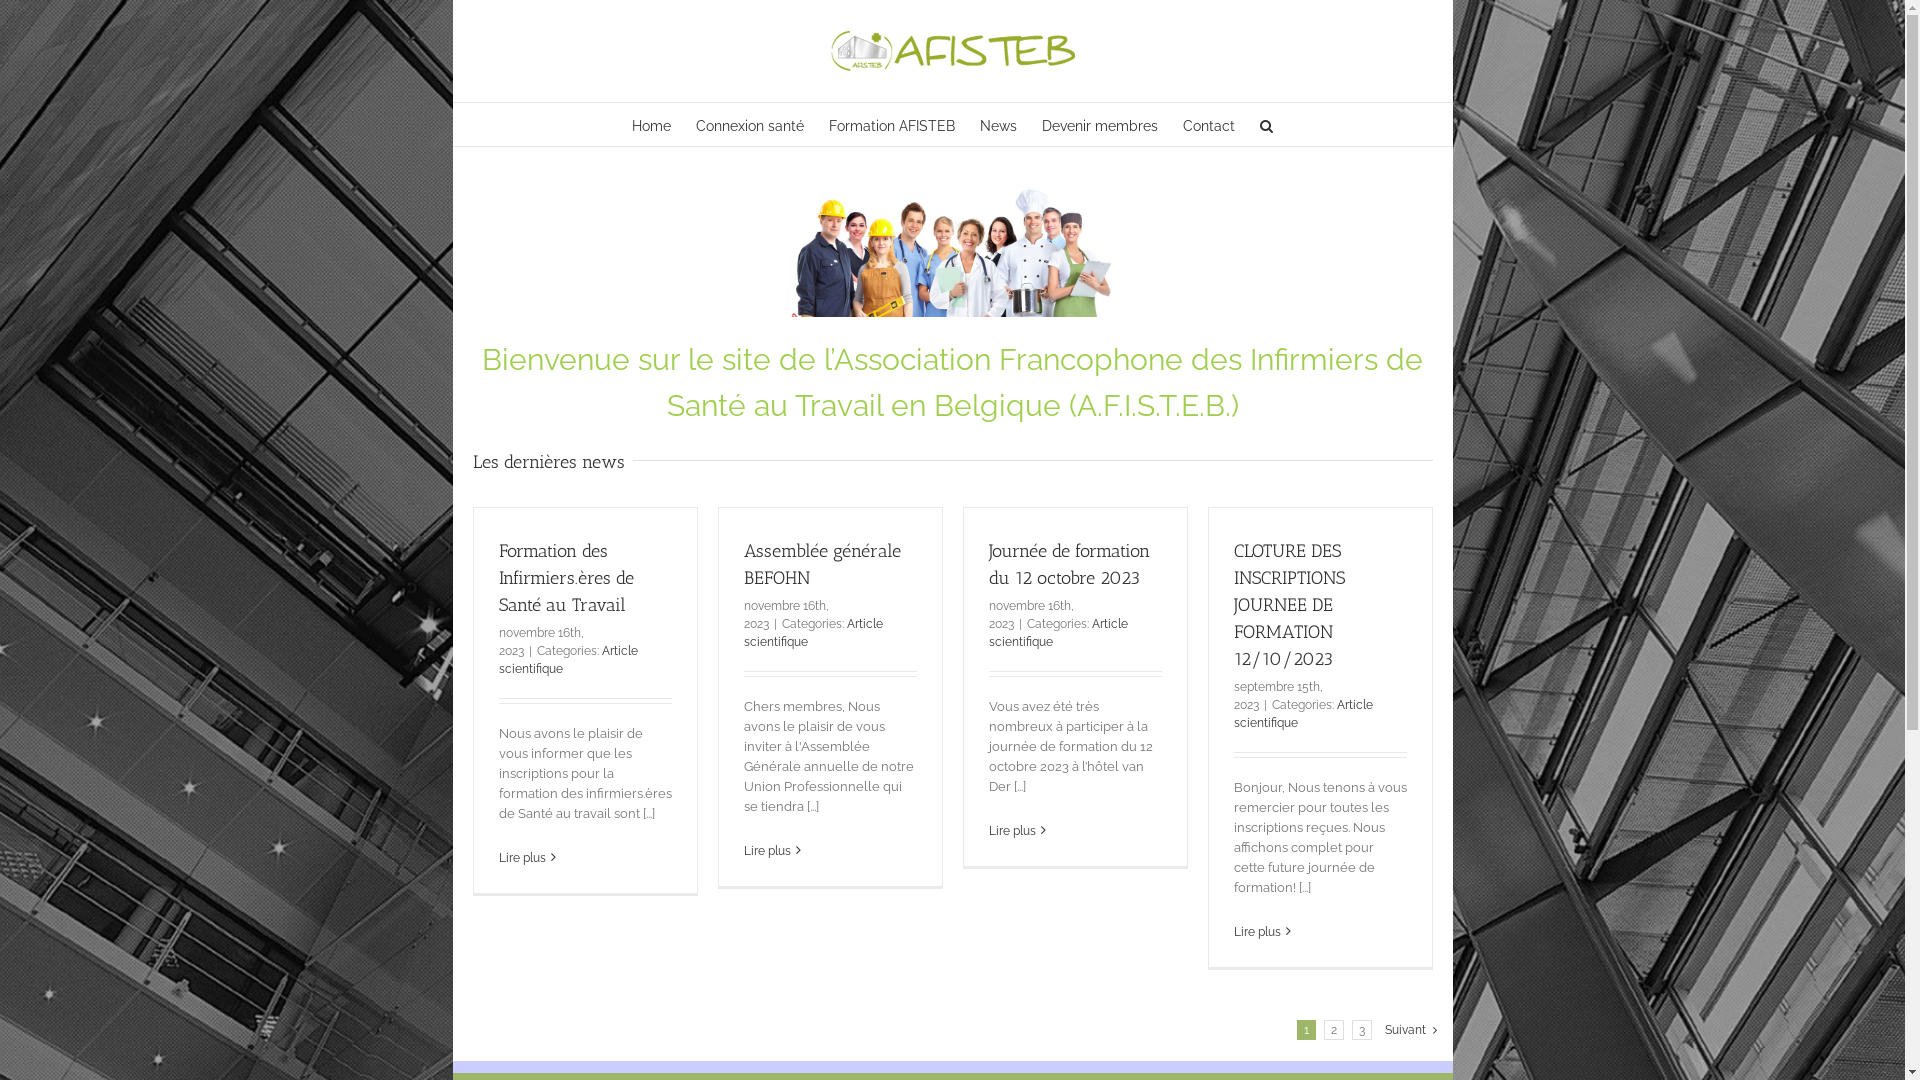 This screenshot has height=1080, width=1920. What do you see at coordinates (1098, 124) in the screenshot?
I see `'Devenir membres'` at bounding box center [1098, 124].